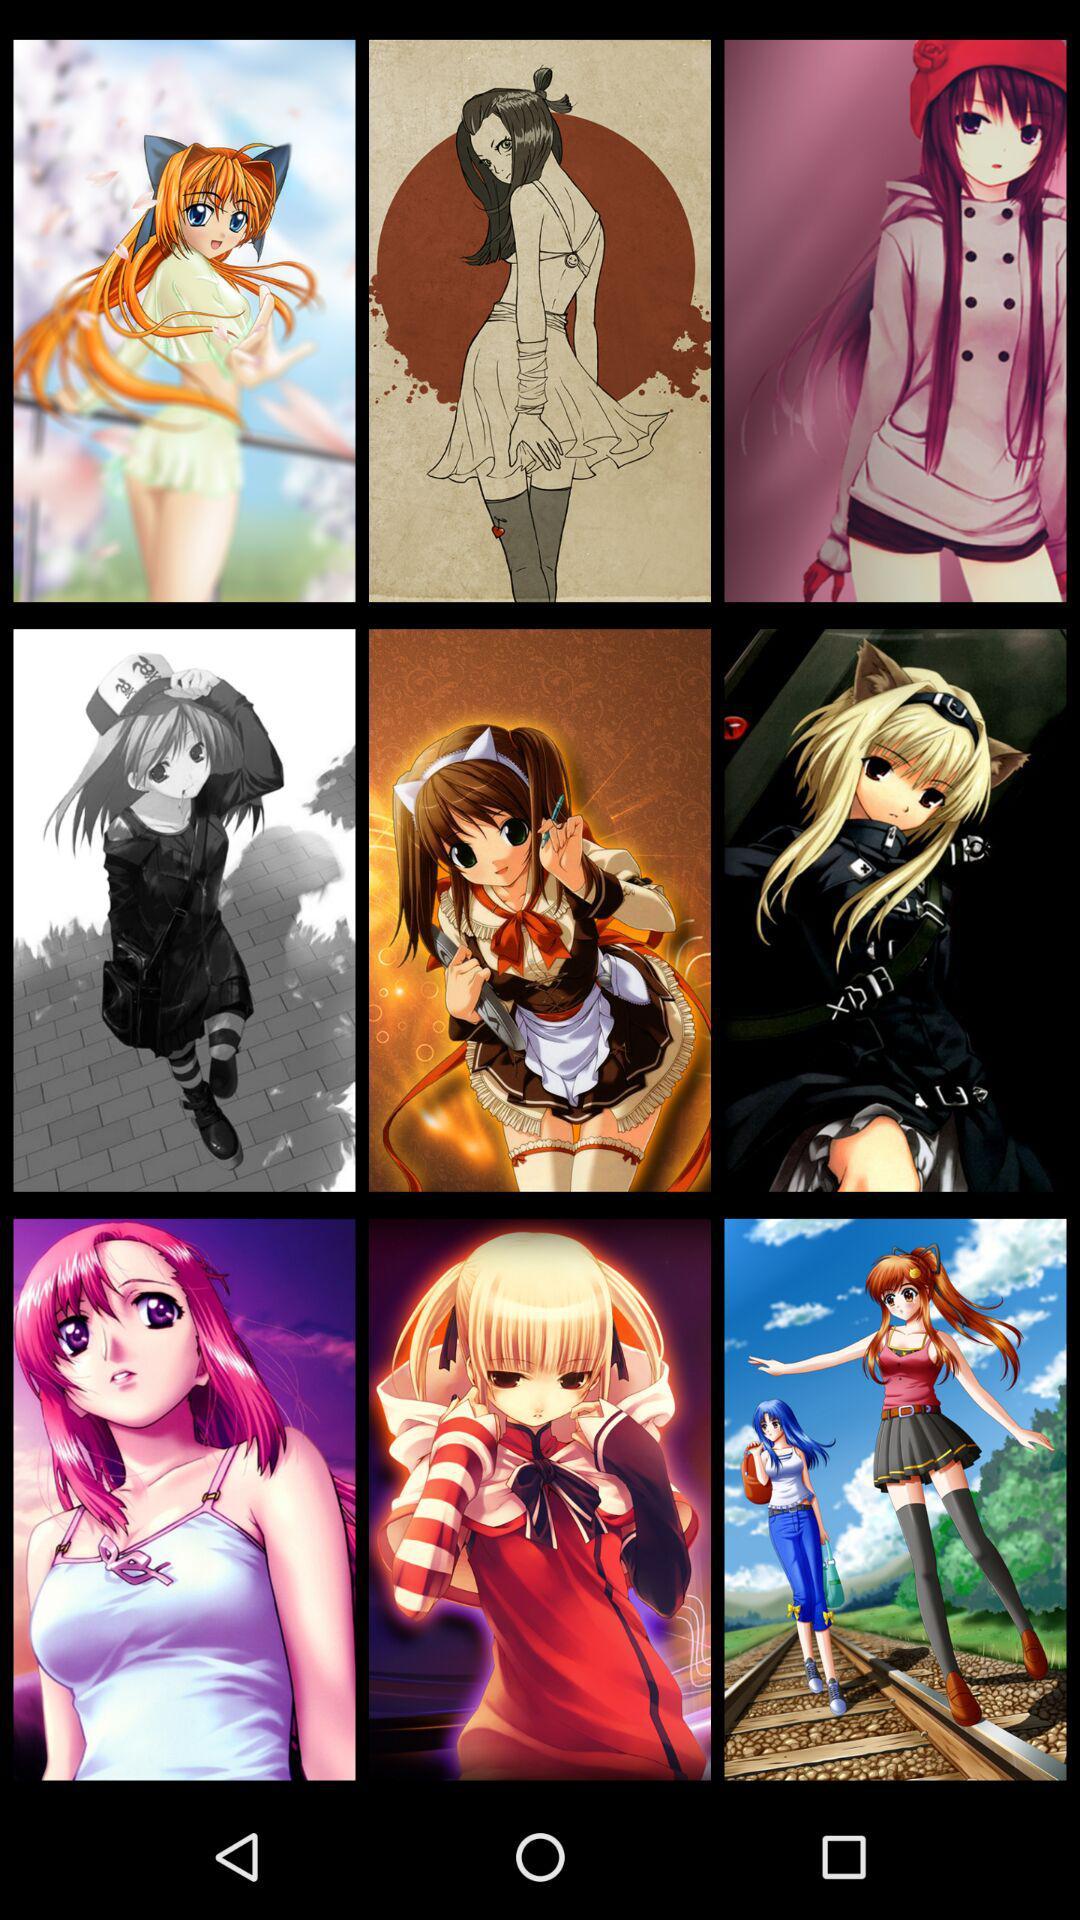 Image resolution: width=1080 pixels, height=1920 pixels. What do you see at coordinates (184, 909) in the screenshot?
I see `the icon on the left` at bounding box center [184, 909].